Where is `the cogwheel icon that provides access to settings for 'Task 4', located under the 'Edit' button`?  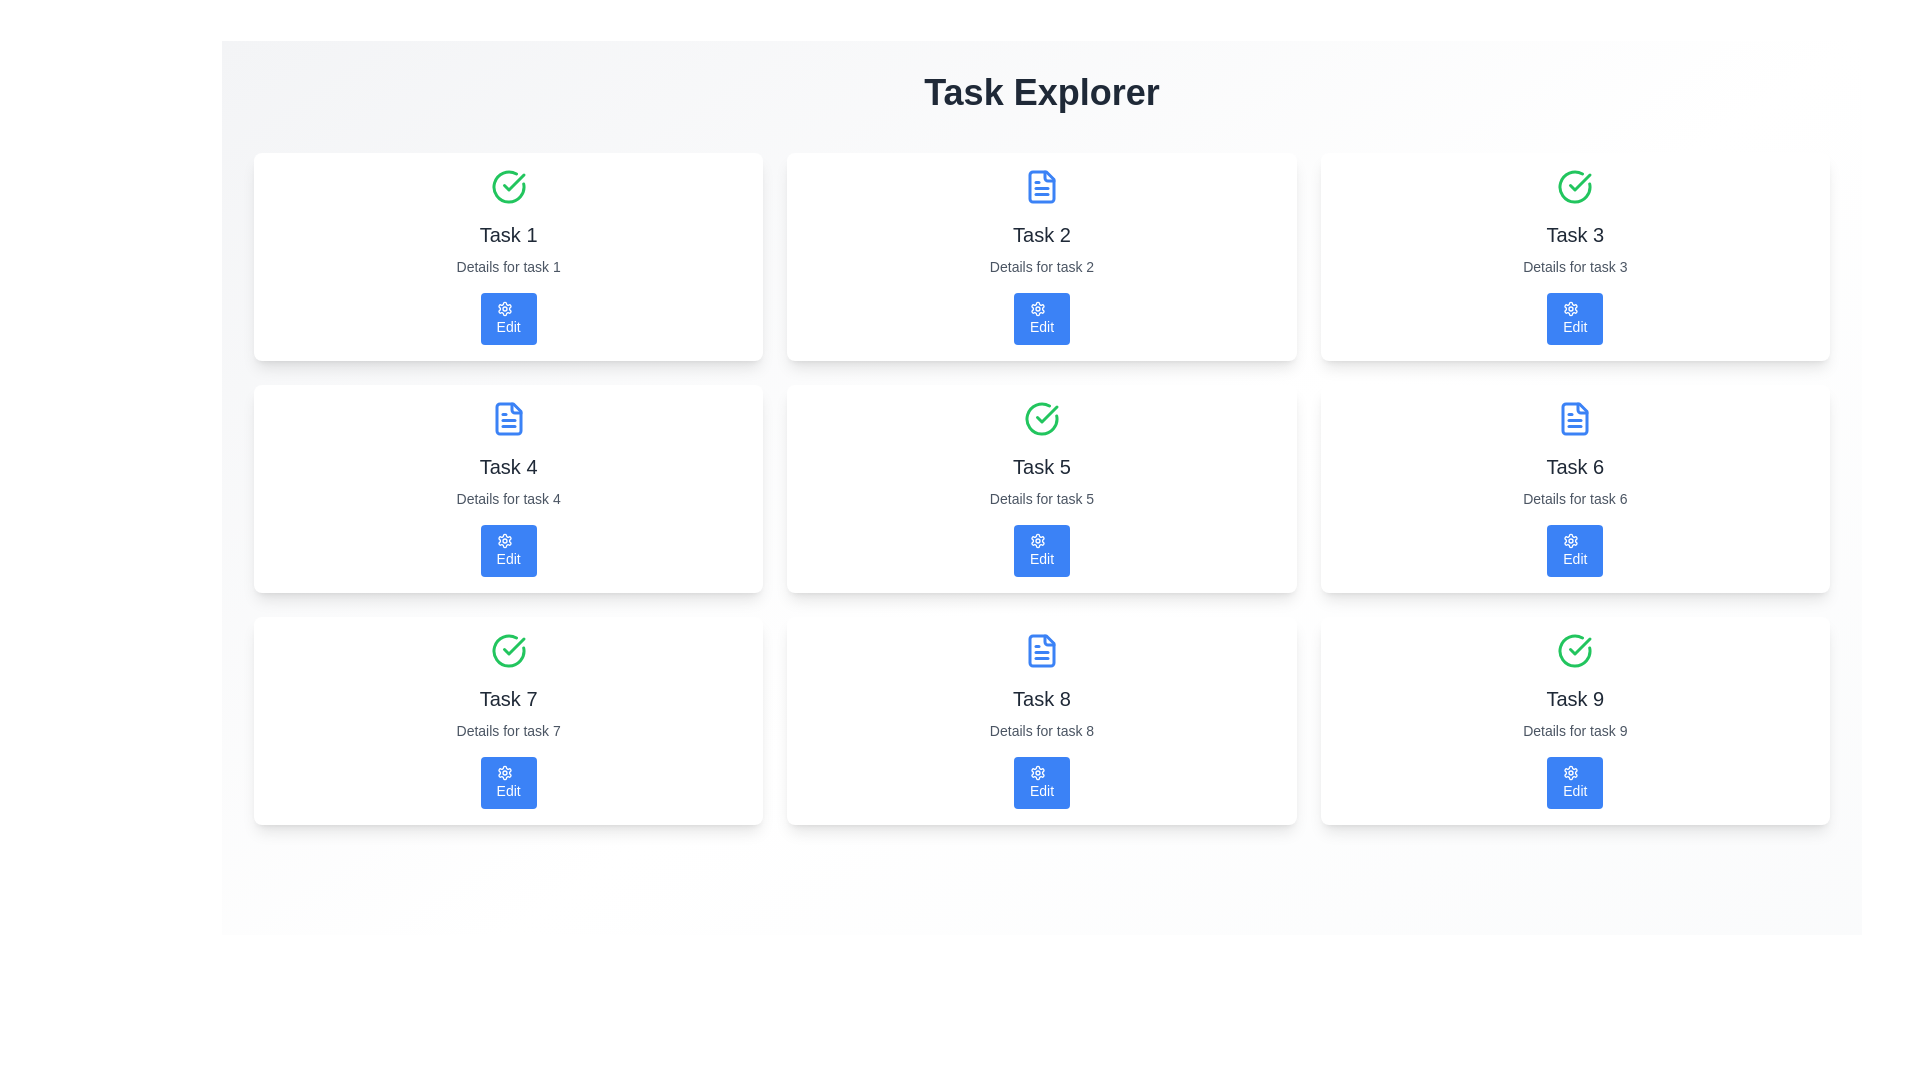 the cogwheel icon that provides access to settings for 'Task 4', located under the 'Edit' button is located at coordinates (504, 540).